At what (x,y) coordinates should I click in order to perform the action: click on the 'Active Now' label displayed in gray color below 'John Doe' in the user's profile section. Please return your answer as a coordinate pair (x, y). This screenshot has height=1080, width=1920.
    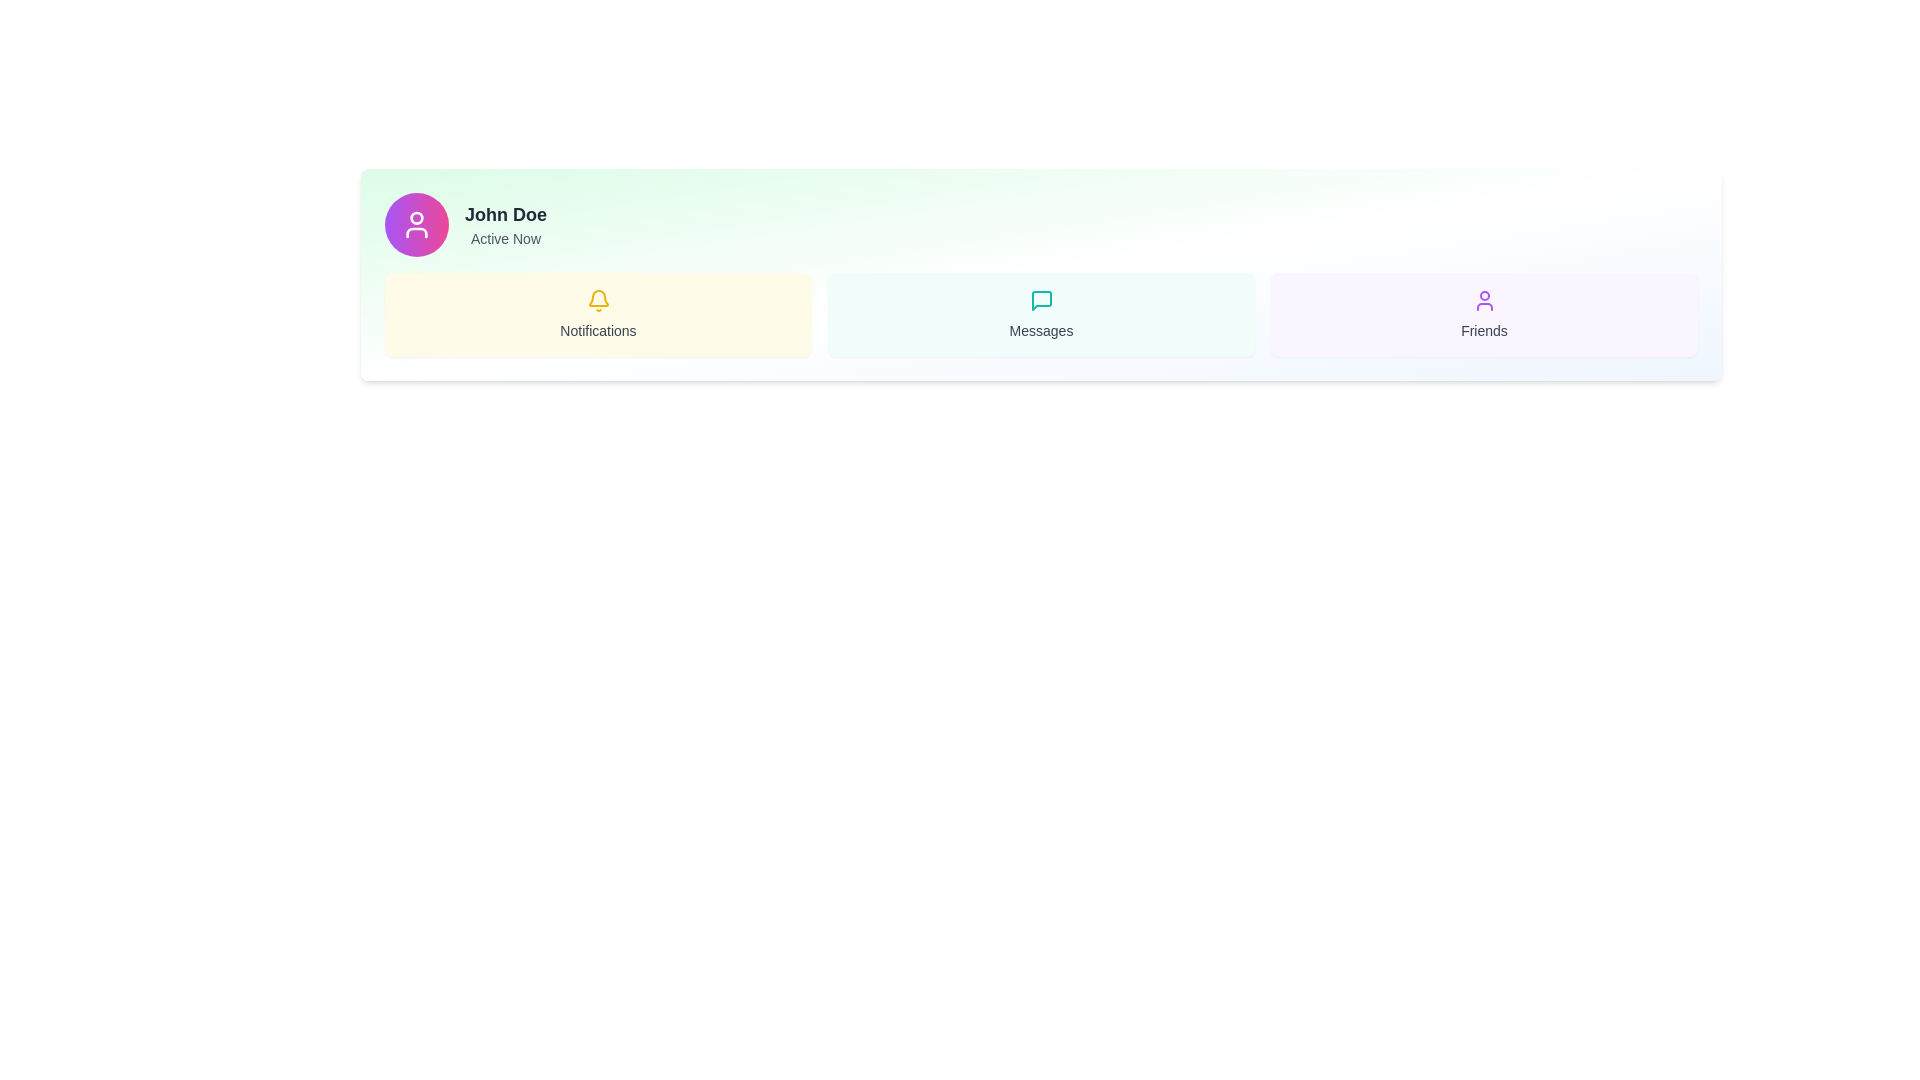
    Looking at the image, I should click on (505, 238).